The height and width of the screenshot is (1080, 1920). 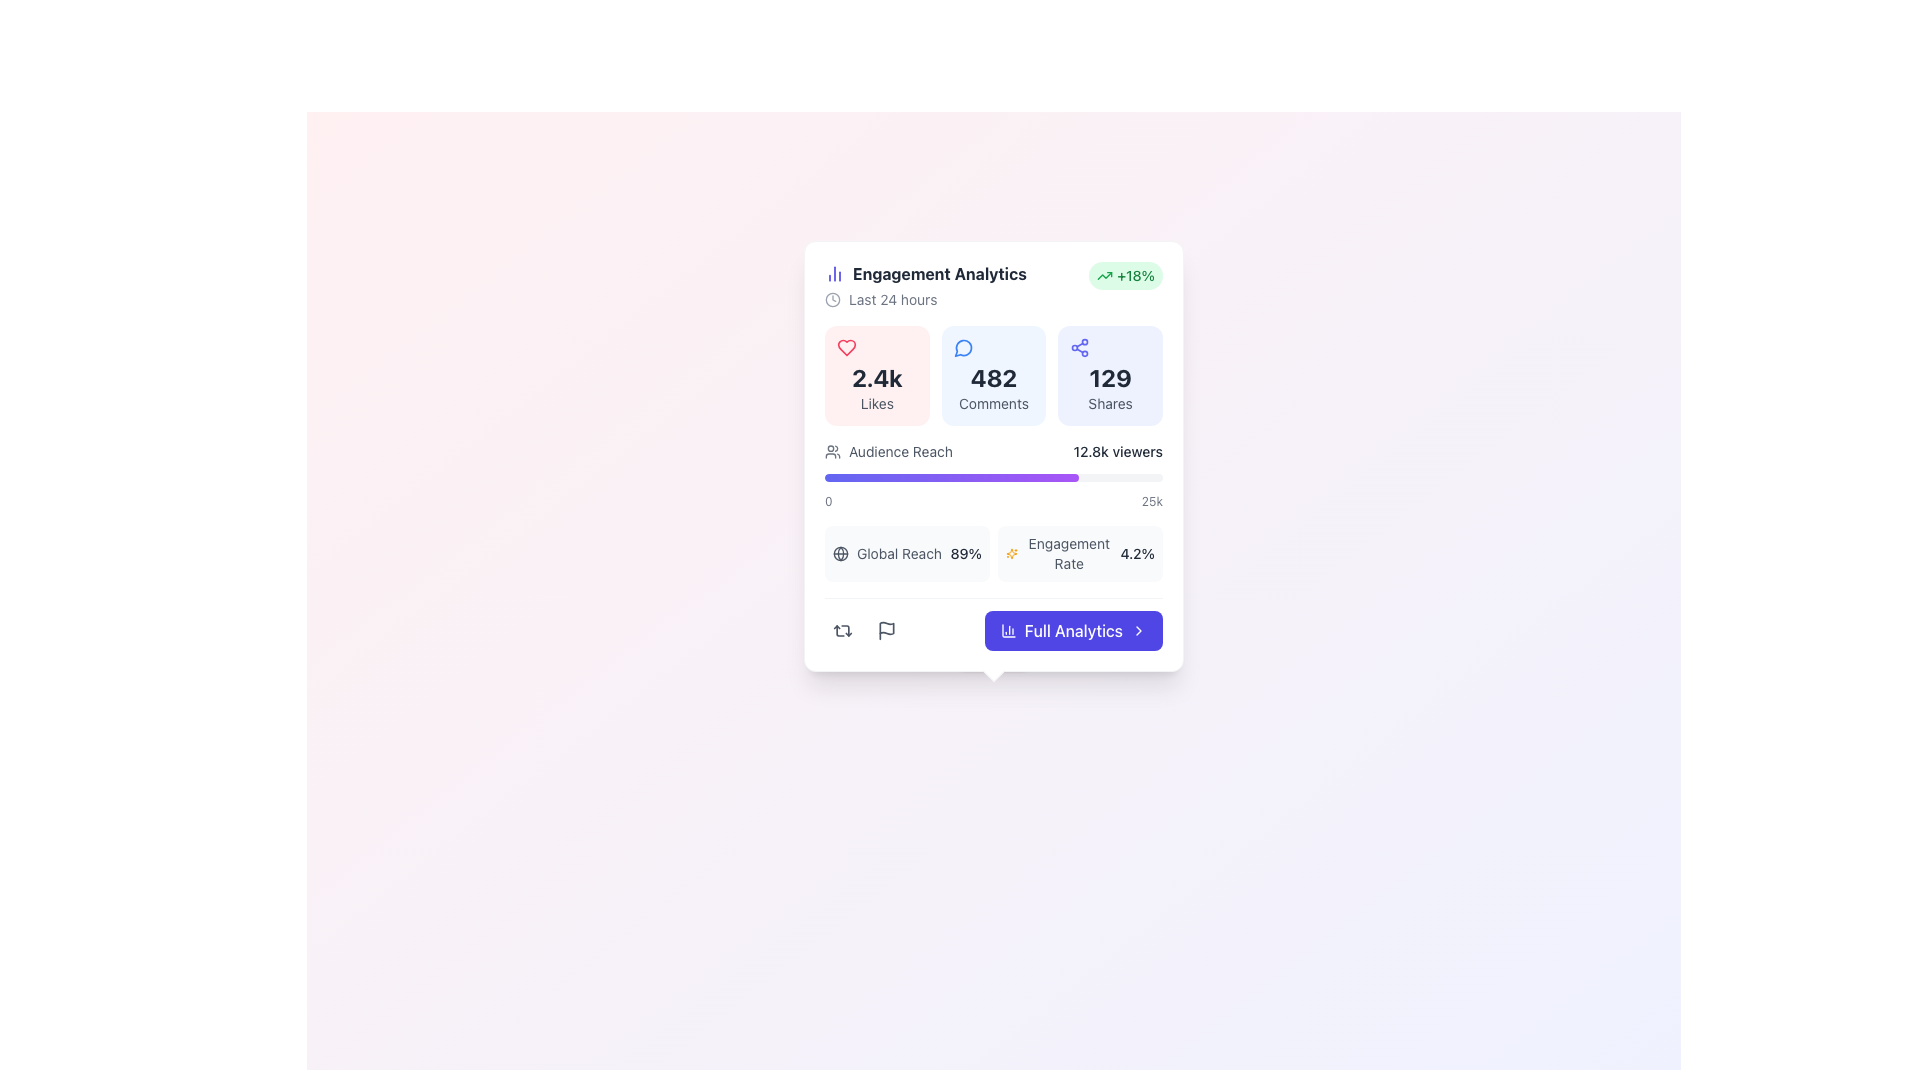 What do you see at coordinates (1068, 554) in the screenshot?
I see `text label element displaying 'Engagement Rate', which is positioned near the bottom of the interface, to the right of an icon with sparkles and to the left of the percentage value '4.2%'` at bounding box center [1068, 554].